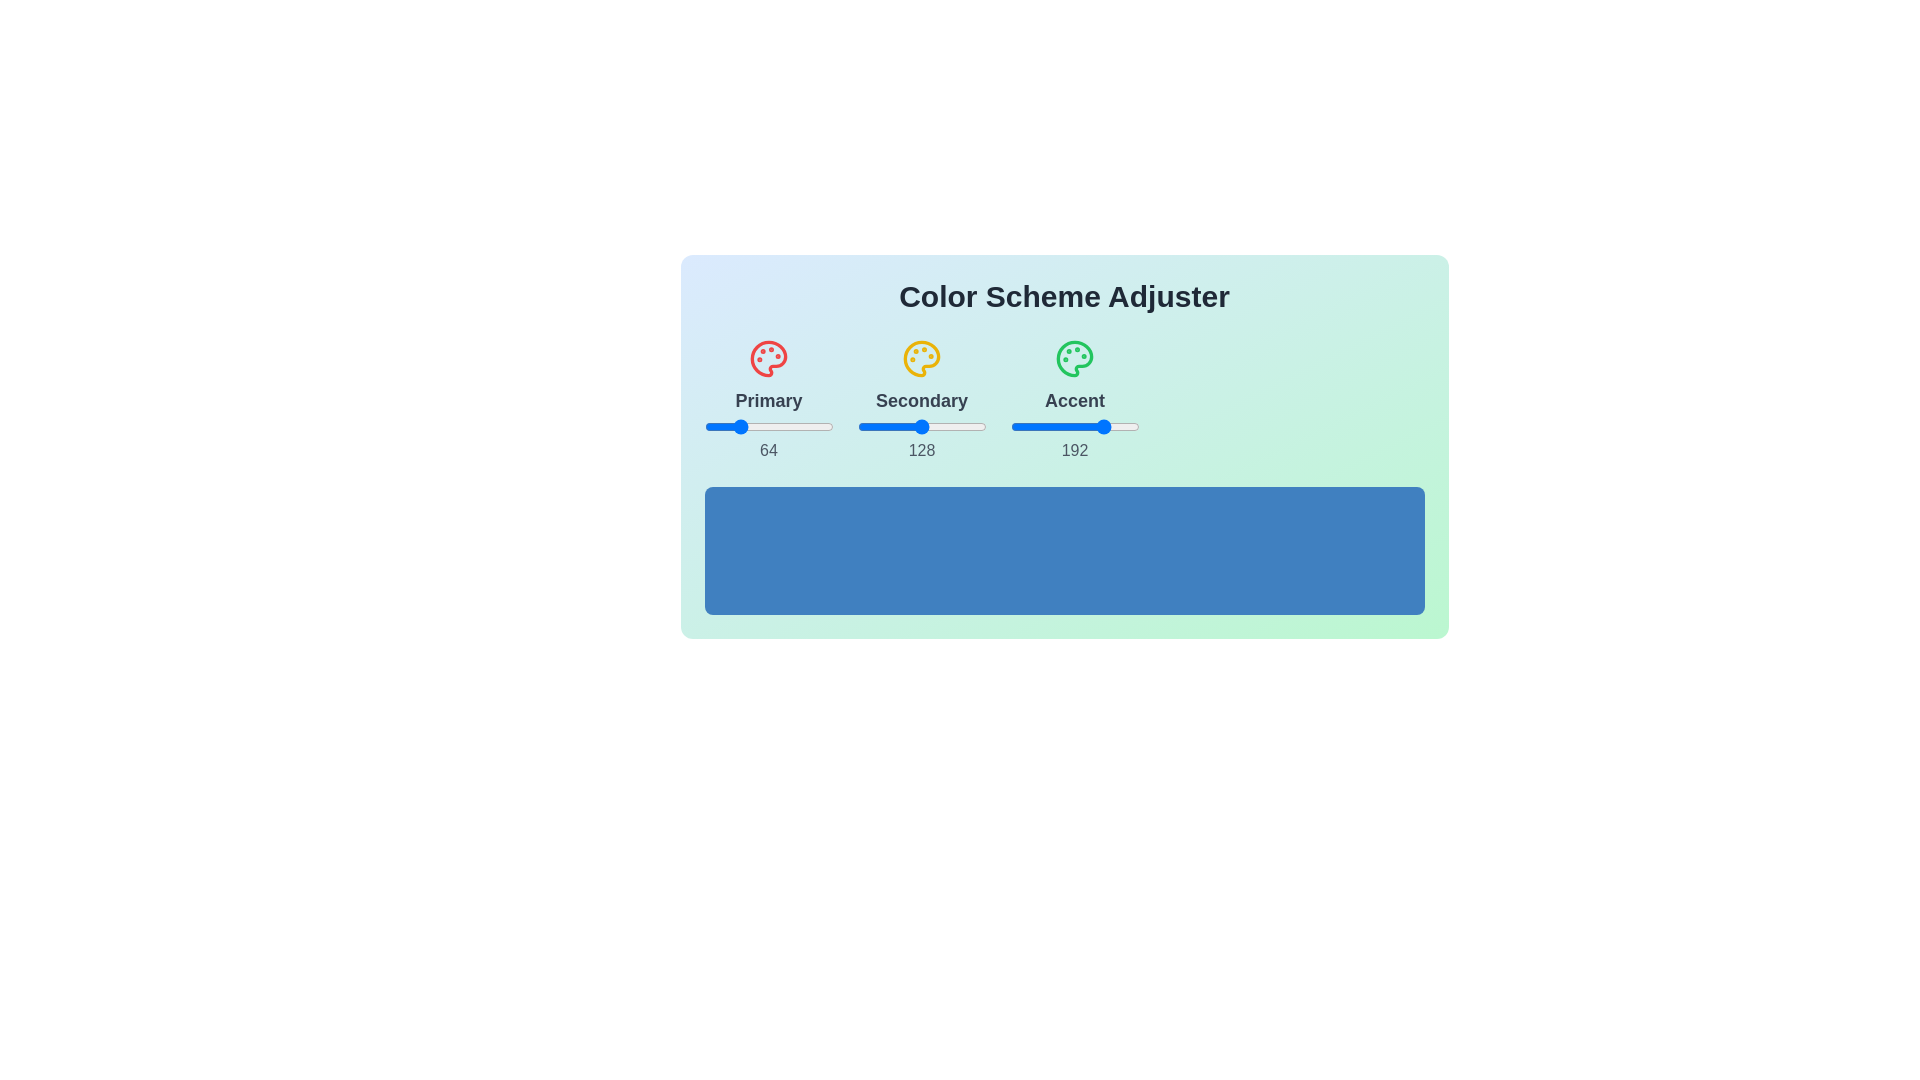 This screenshot has width=1920, height=1080. I want to click on the 0 slider to 93, so click(816, 426).